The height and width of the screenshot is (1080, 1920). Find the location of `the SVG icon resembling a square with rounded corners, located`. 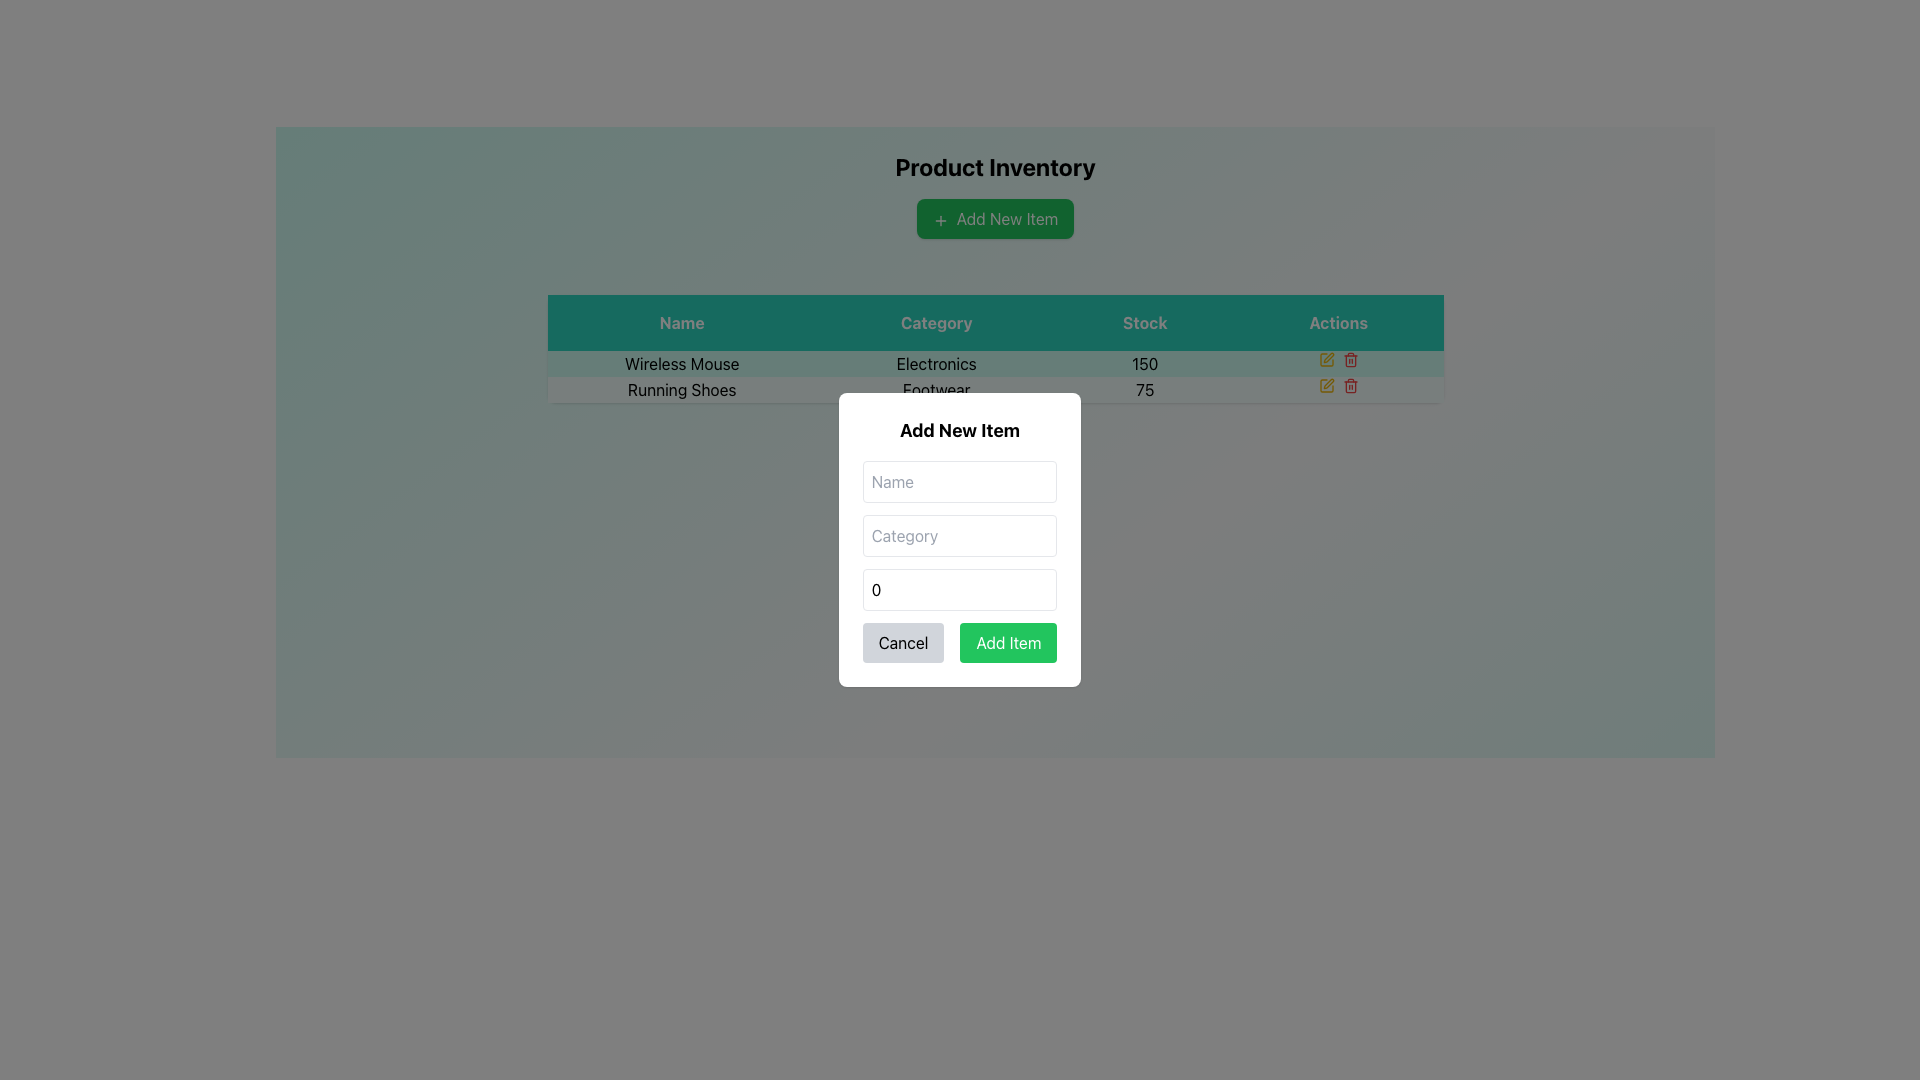

the SVG icon resembling a square with rounded corners, located is located at coordinates (1326, 358).